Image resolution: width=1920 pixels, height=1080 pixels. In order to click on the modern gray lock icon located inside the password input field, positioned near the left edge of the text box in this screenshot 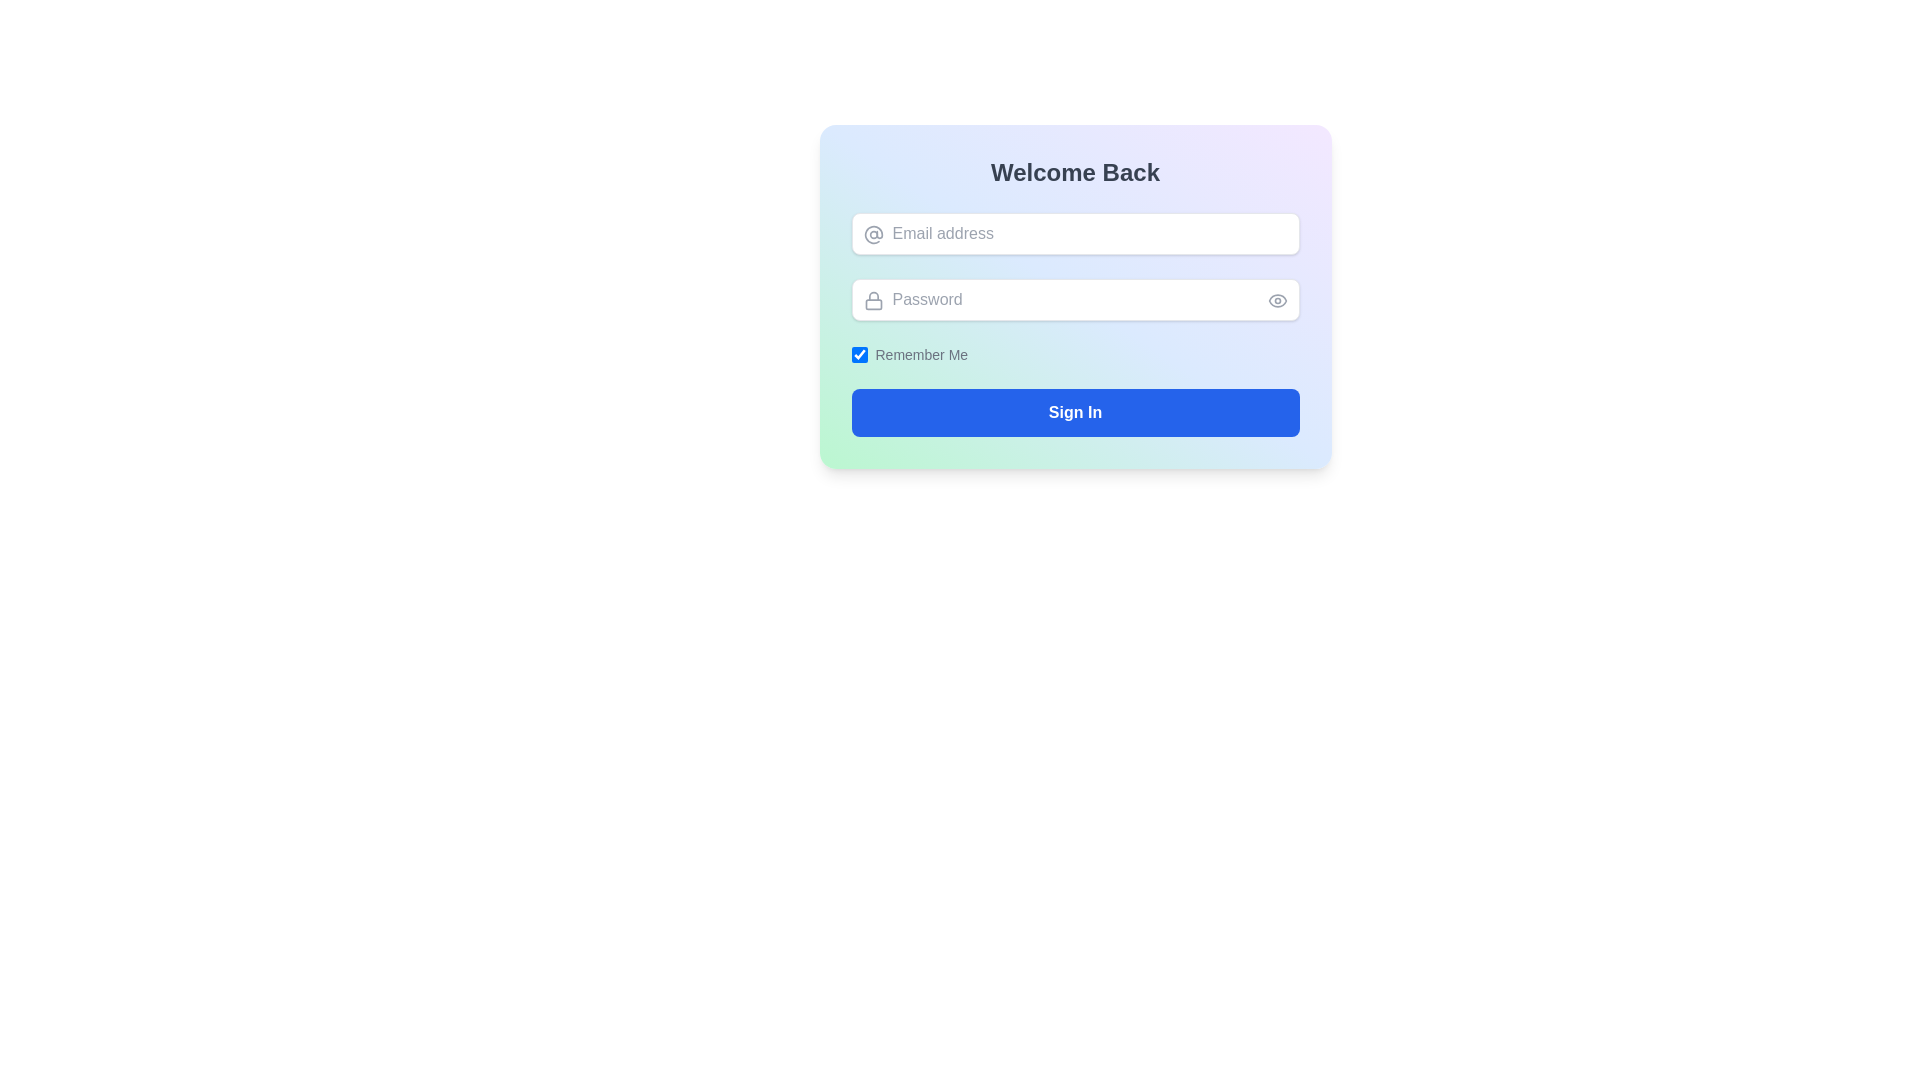, I will do `click(873, 300)`.